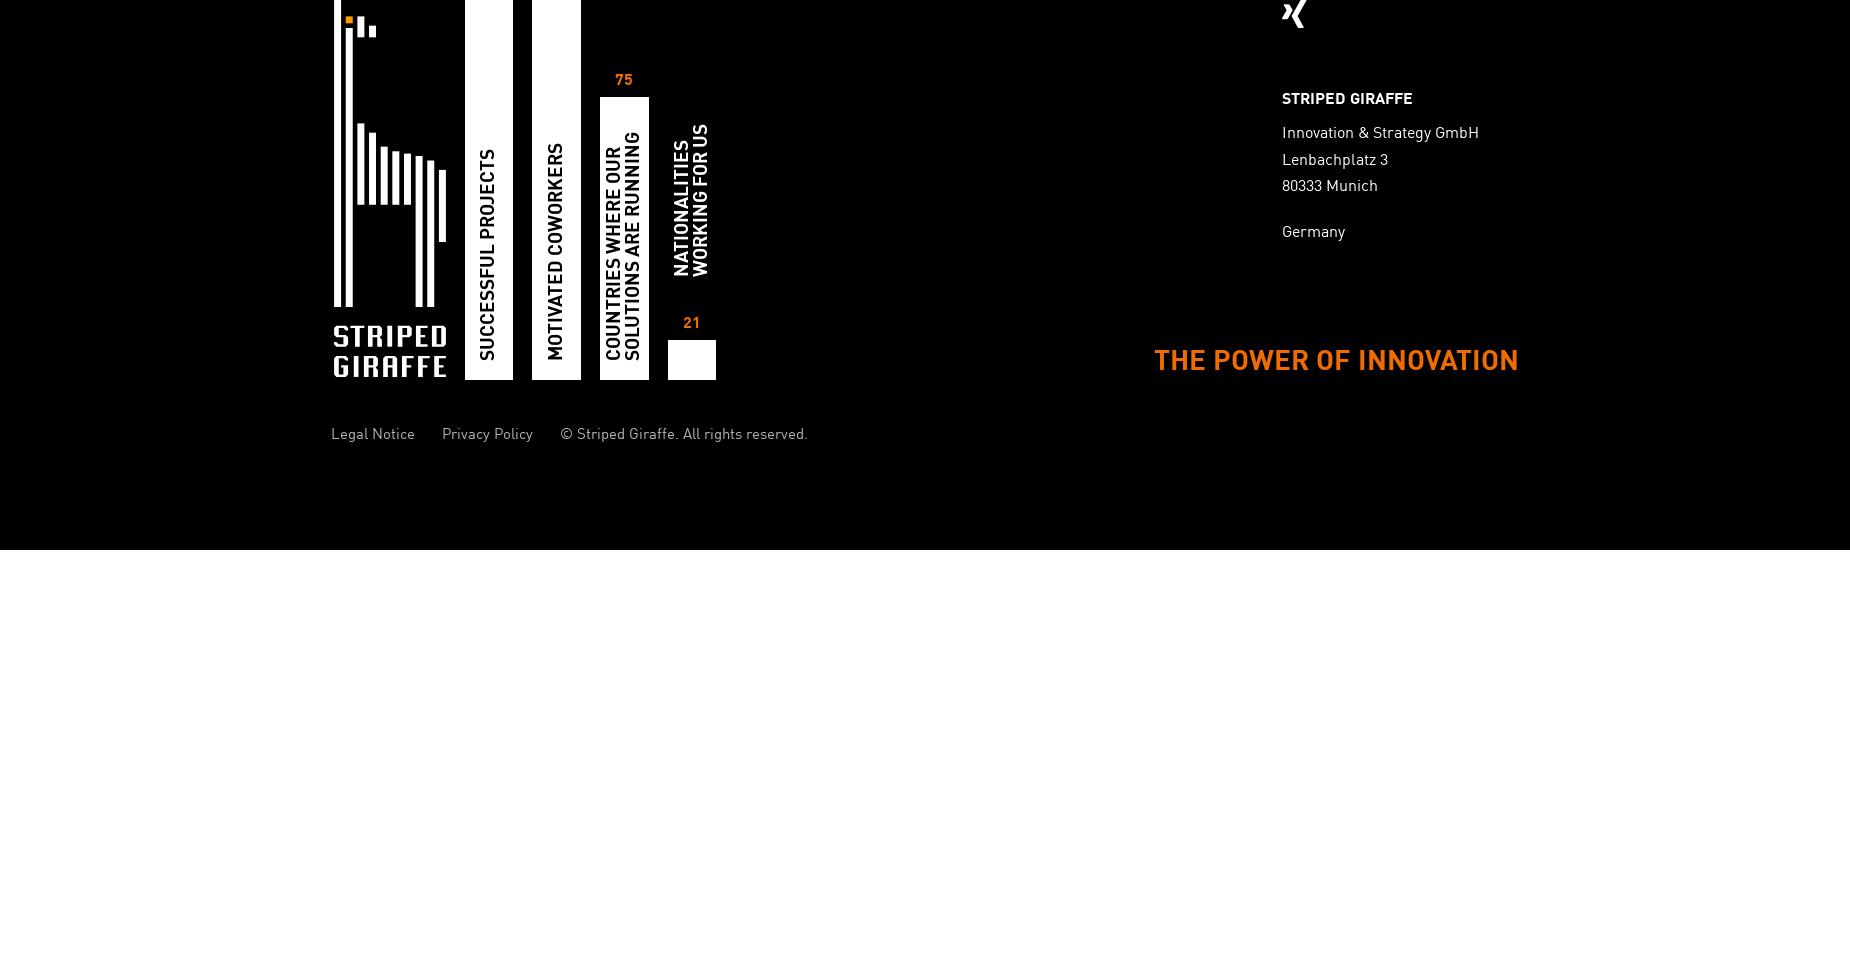 The width and height of the screenshot is (1850, 953). What do you see at coordinates (1333, 159) in the screenshot?
I see `'Lenbachplatz 3'` at bounding box center [1333, 159].